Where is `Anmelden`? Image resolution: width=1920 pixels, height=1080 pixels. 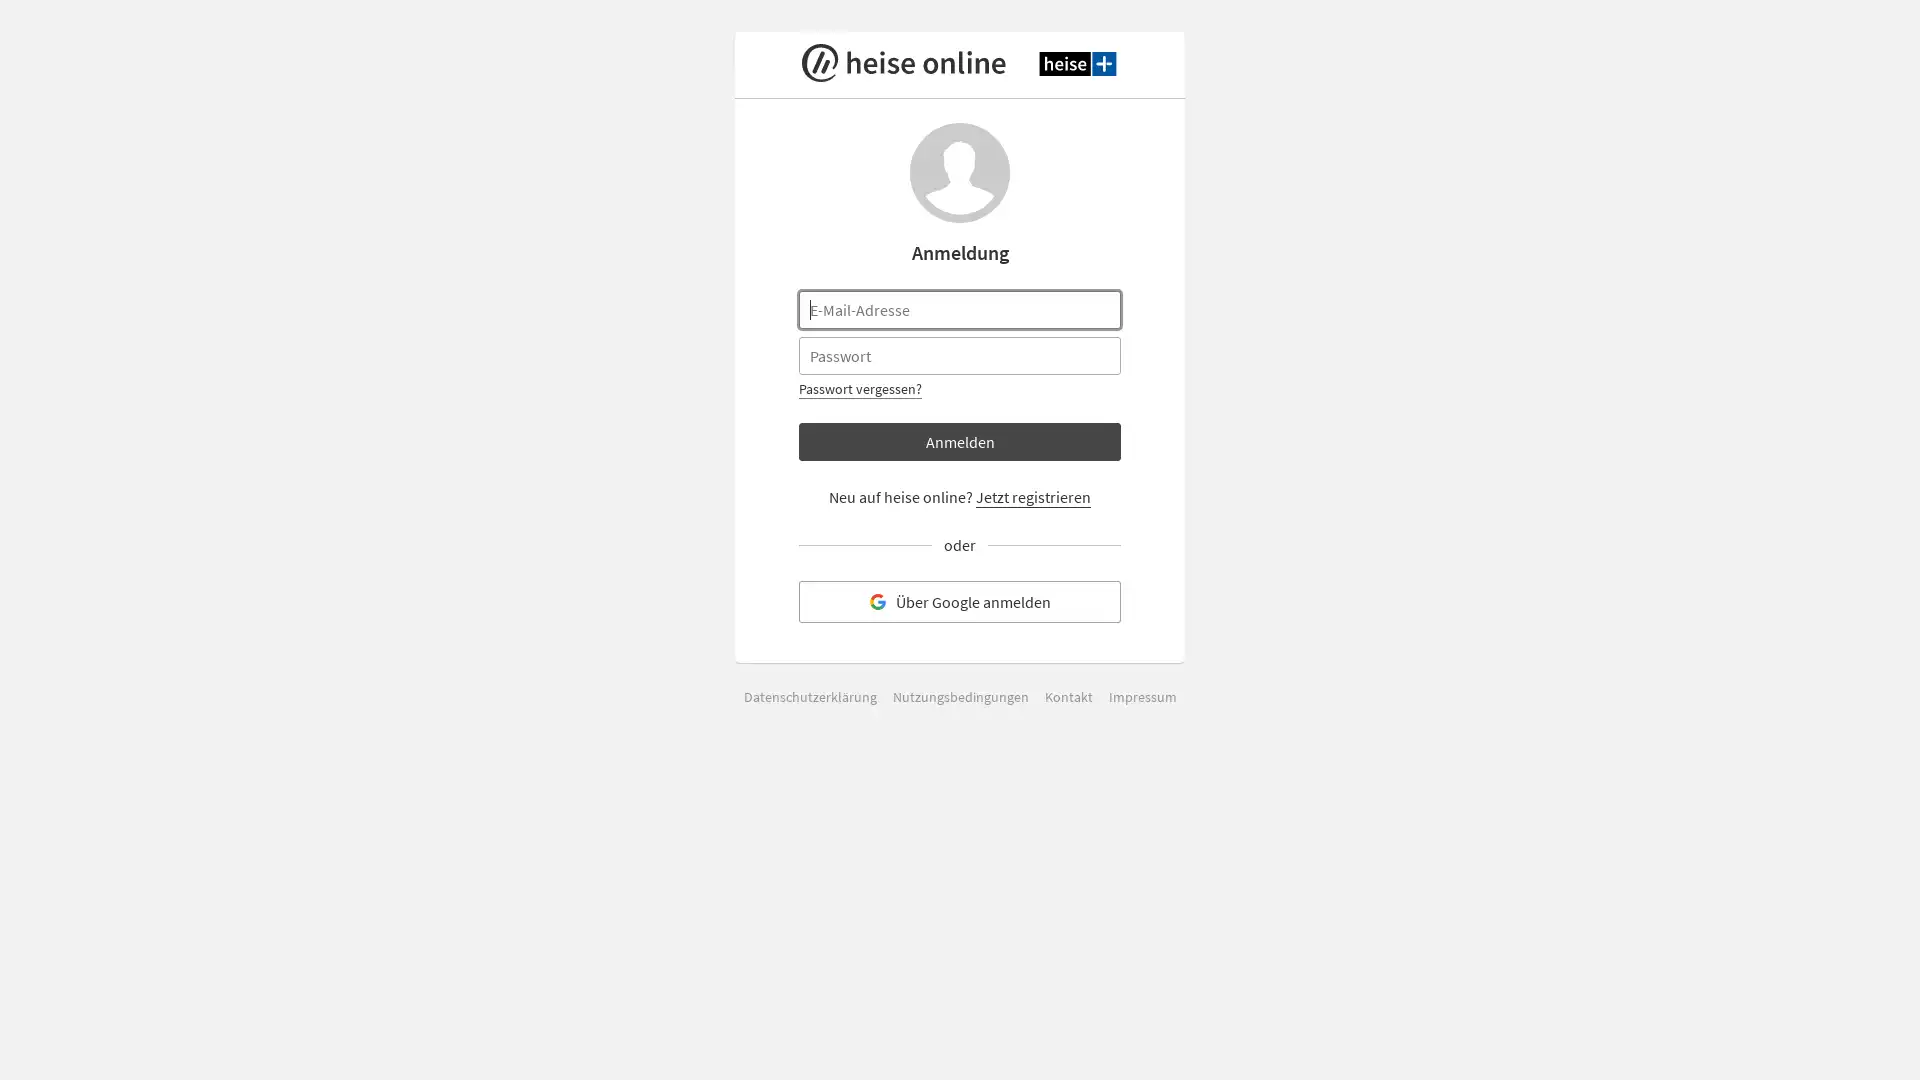 Anmelden is located at coordinates (960, 441).